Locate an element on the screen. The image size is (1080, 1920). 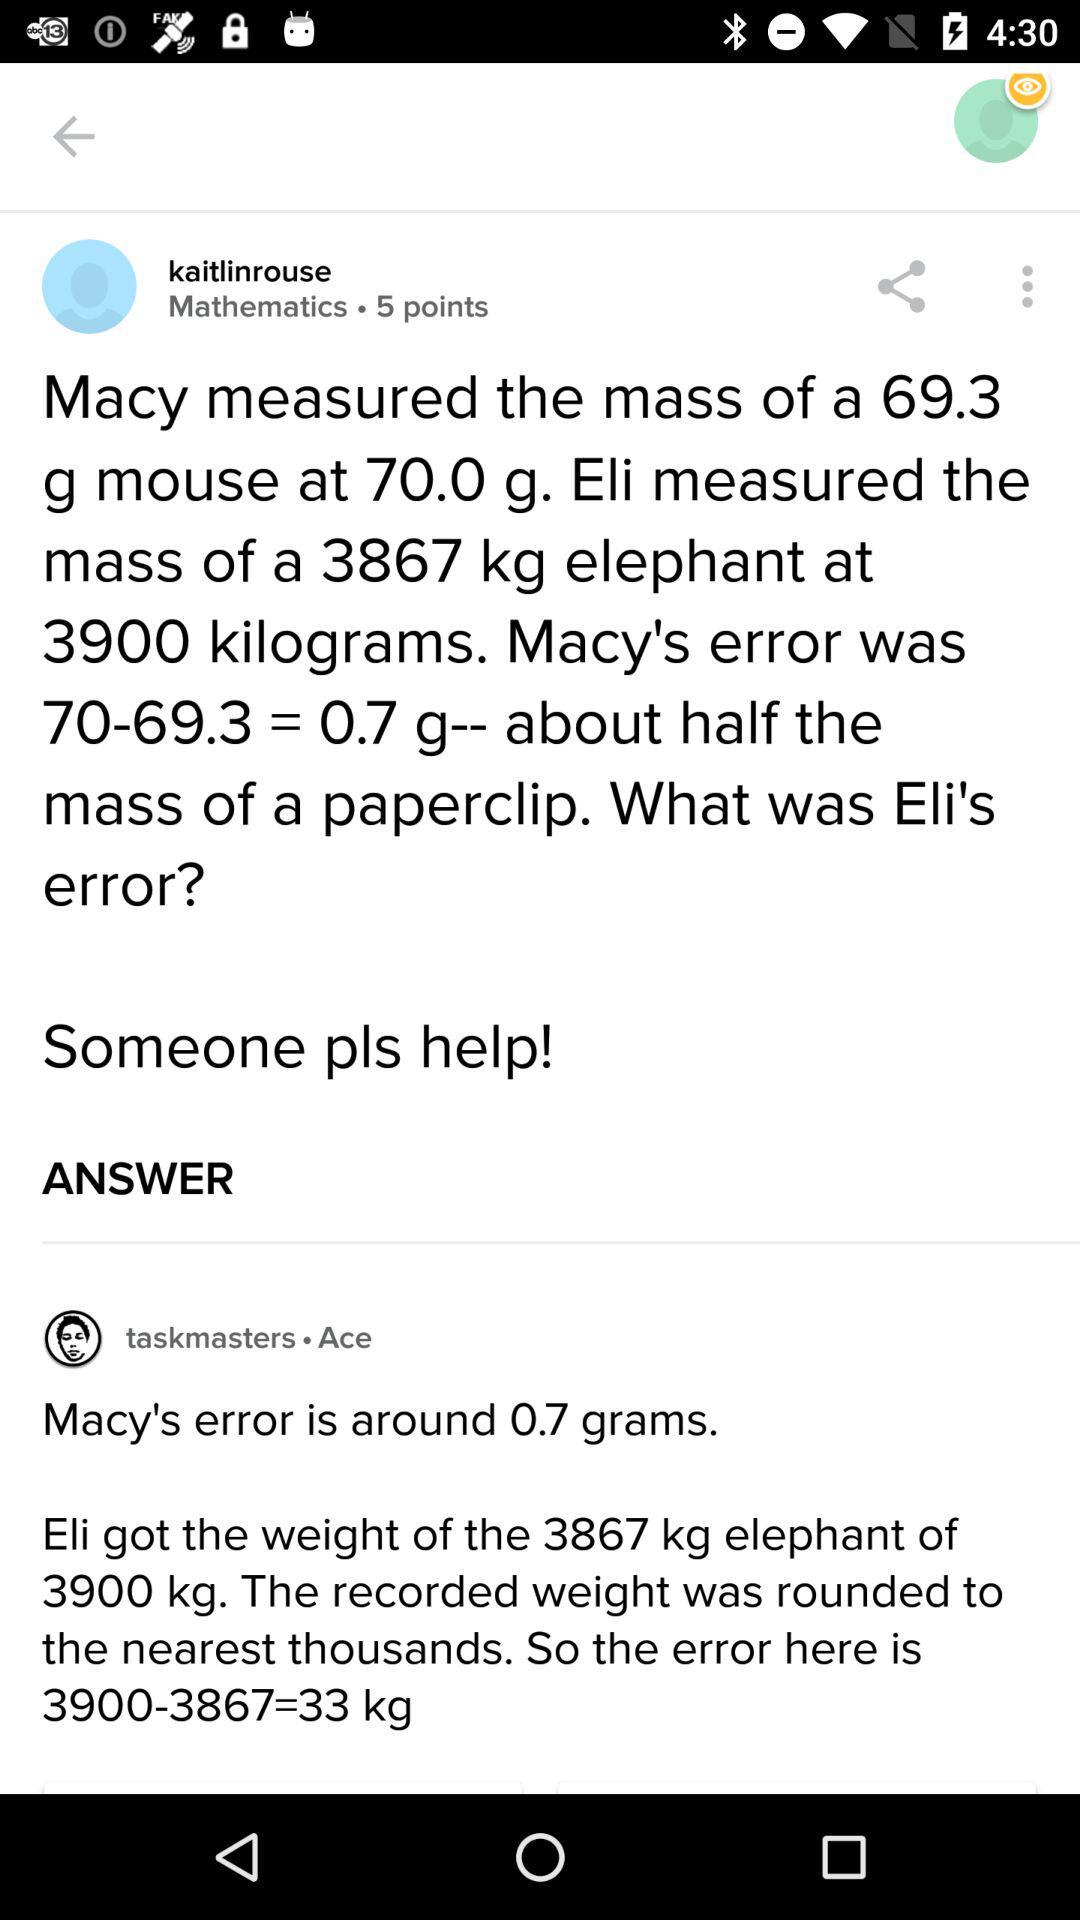
the share icon is located at coordinates (901, 285).